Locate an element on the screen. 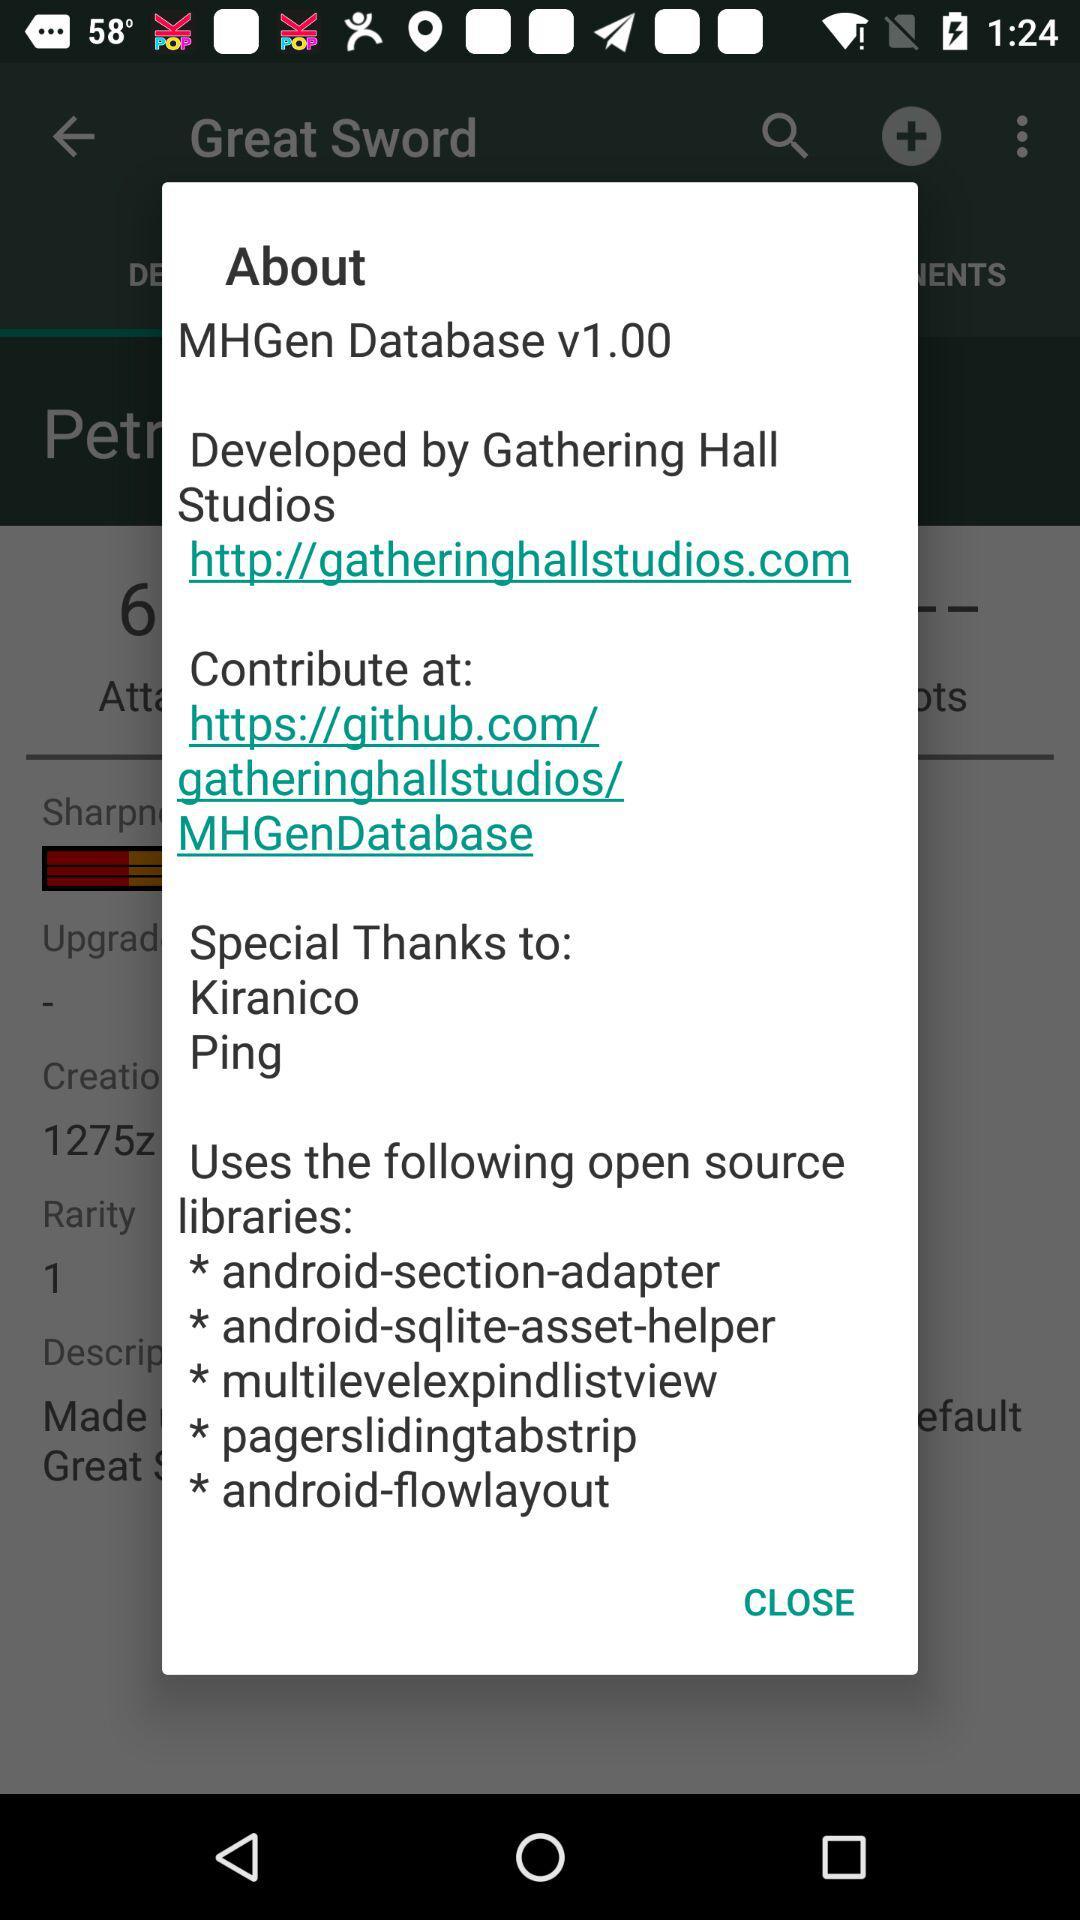 This screenshot has width=1080, height=1920. the mhgen database v1 item is located at coordinates (540, 912).